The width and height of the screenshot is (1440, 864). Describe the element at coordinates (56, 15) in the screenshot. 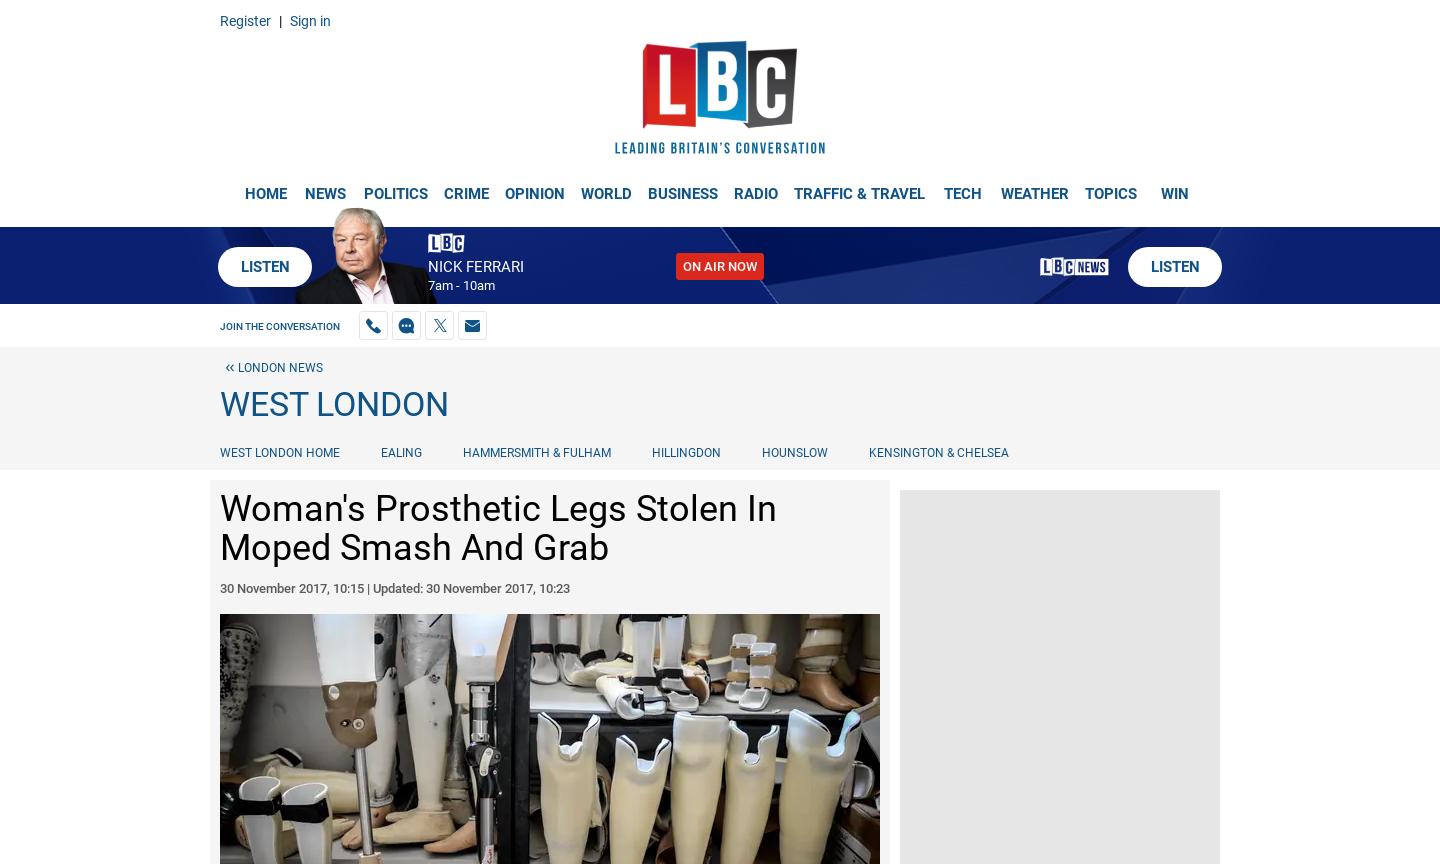

I see `'TEXT: 84850'` at that location.